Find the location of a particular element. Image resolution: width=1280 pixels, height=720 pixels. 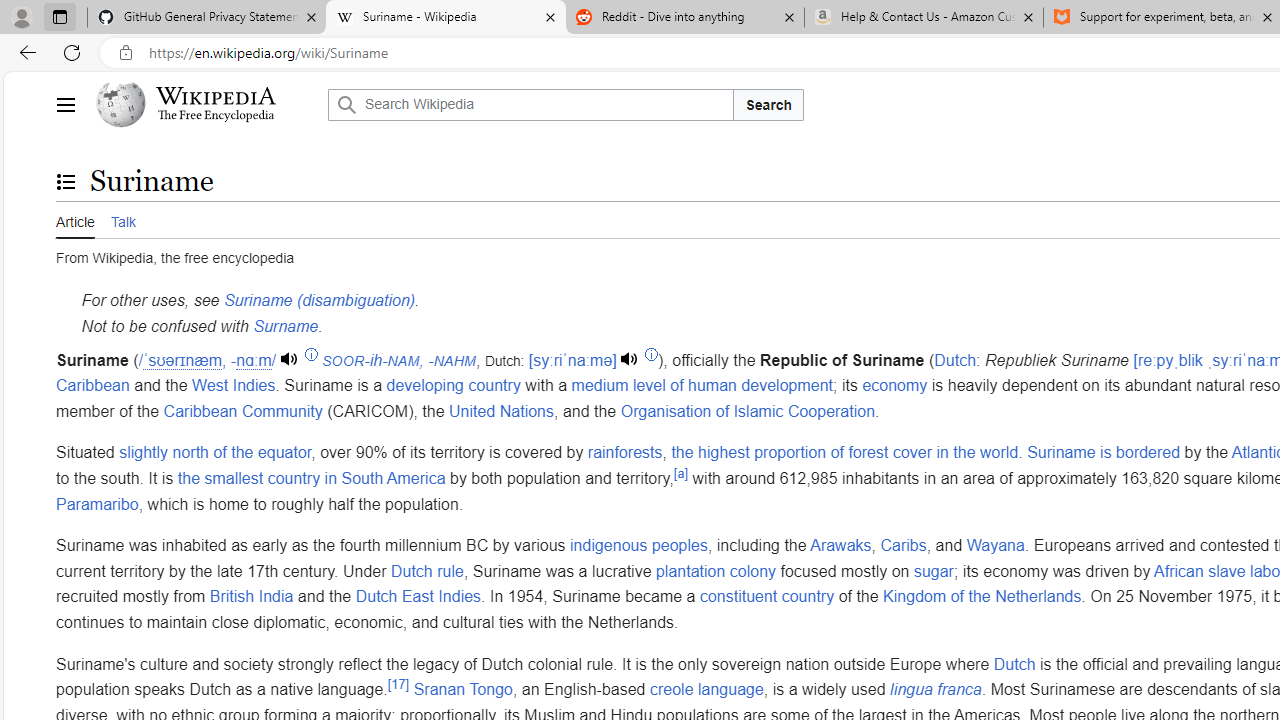

'Suriname is bordered' is located at coordinates (1103, 453).